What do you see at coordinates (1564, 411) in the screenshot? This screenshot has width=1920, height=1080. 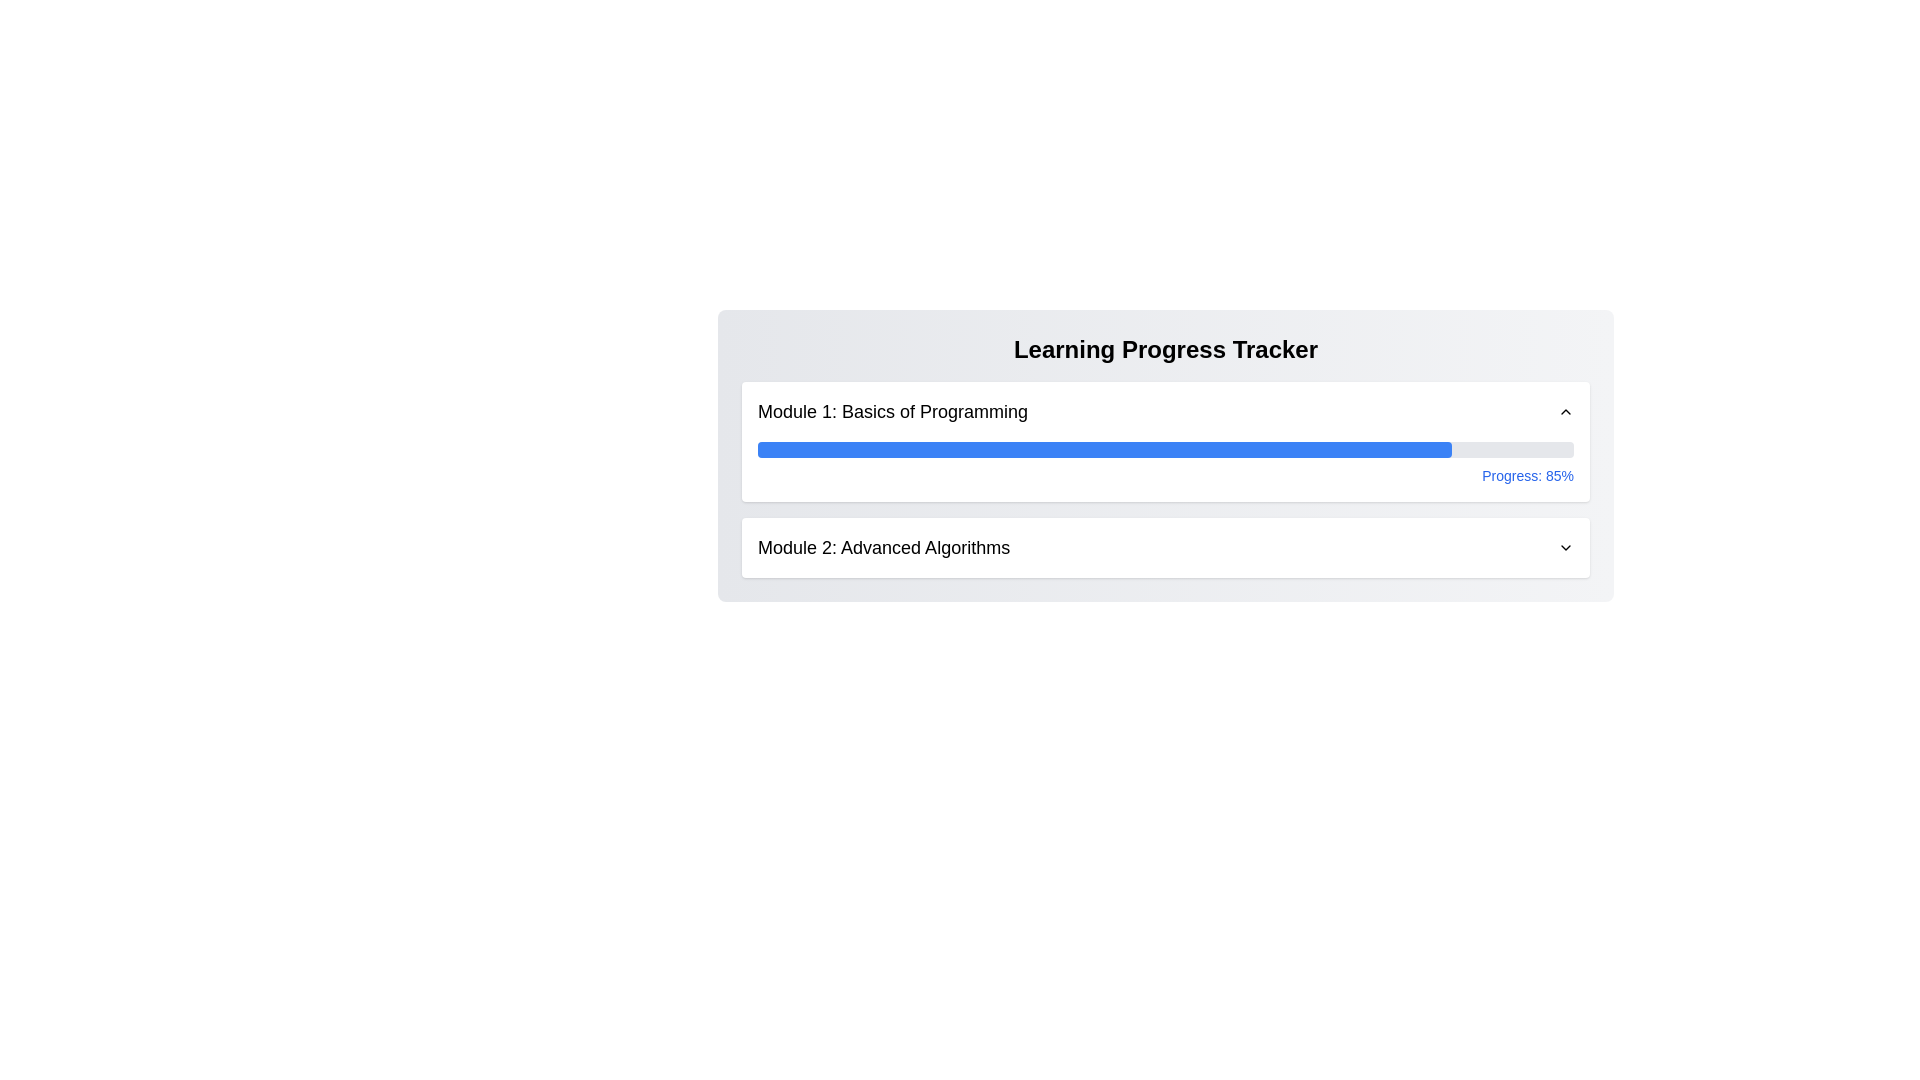 I see `the upward-pointing chevron icon button located at the far right of the header labeled 'Module 1: Basics of Programming'` at bounding box center [1564, 411].